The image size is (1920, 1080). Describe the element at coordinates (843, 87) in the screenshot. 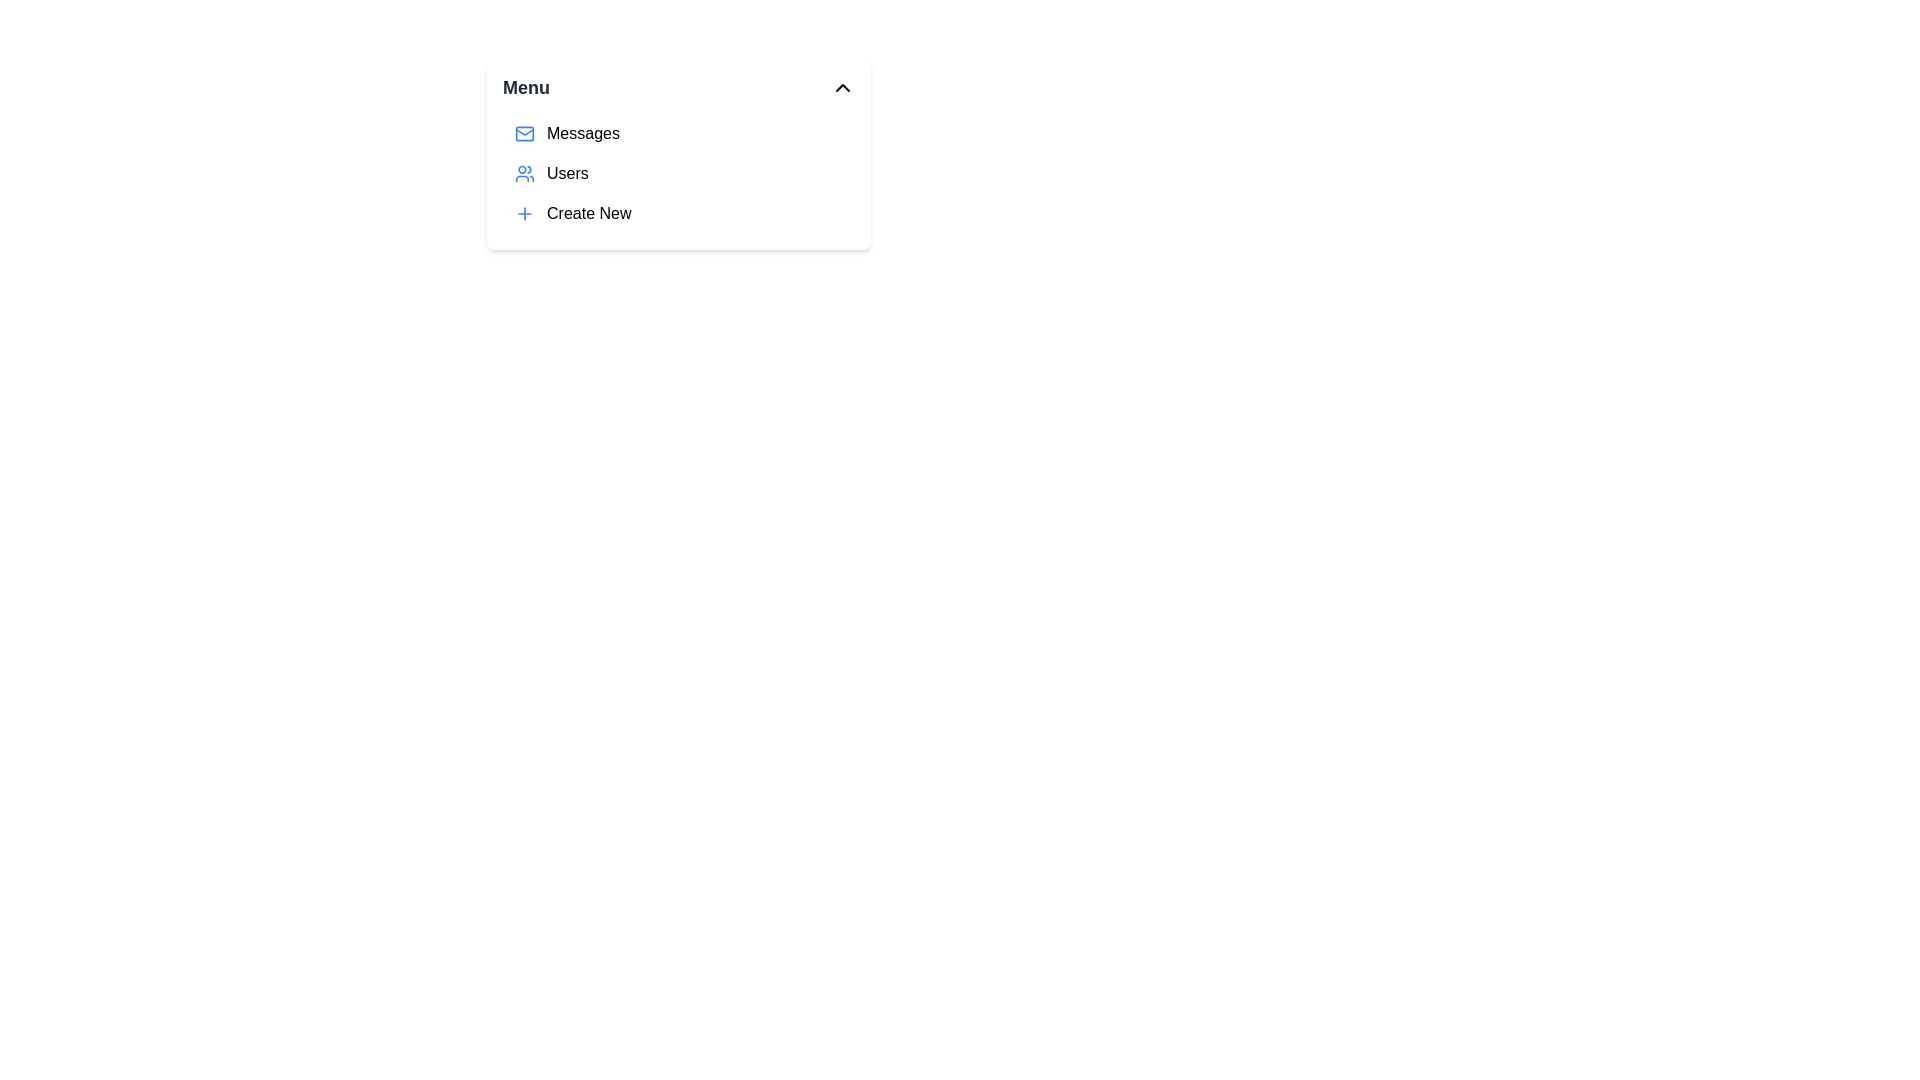

I see `the Chevron Down icon located to the right of the 'Menu' text` at that location.